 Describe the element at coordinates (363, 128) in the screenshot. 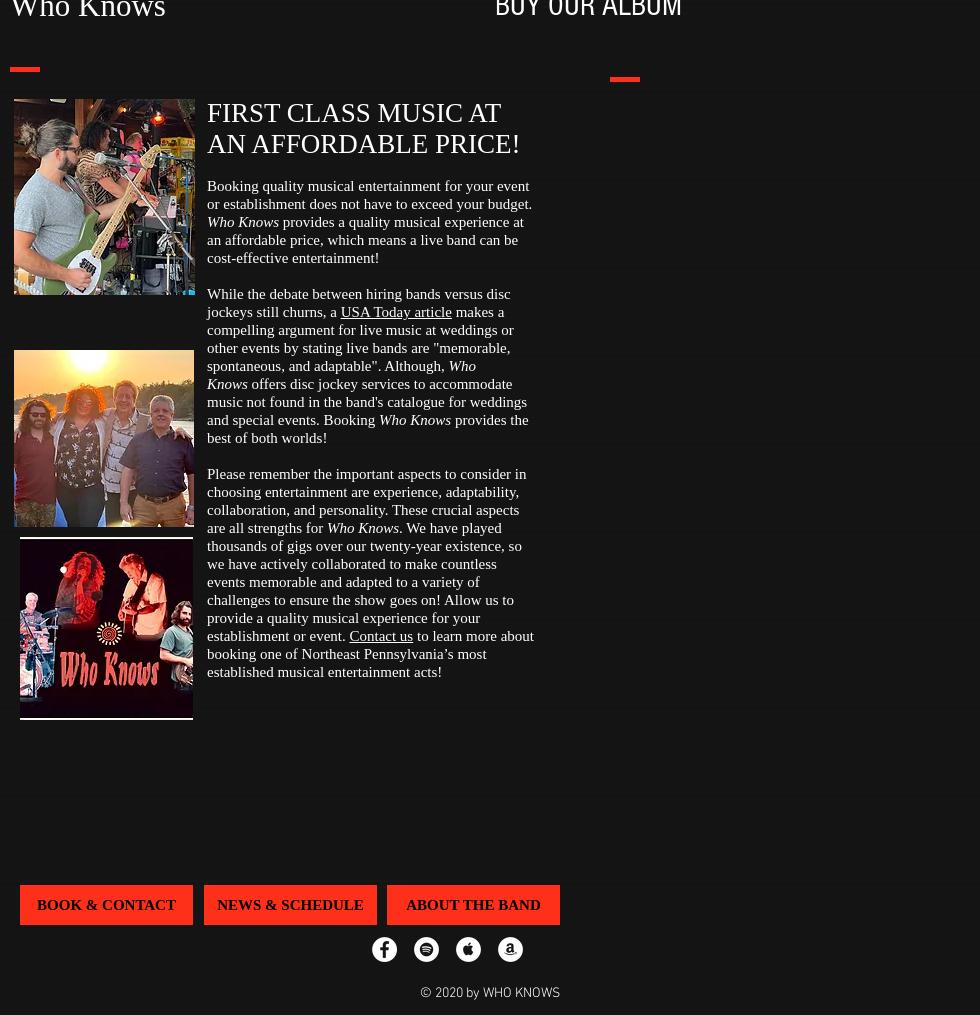

I see `'FIRST CLASS MUSIC AT AN AFFORDABLE PRICE!'` at that location.